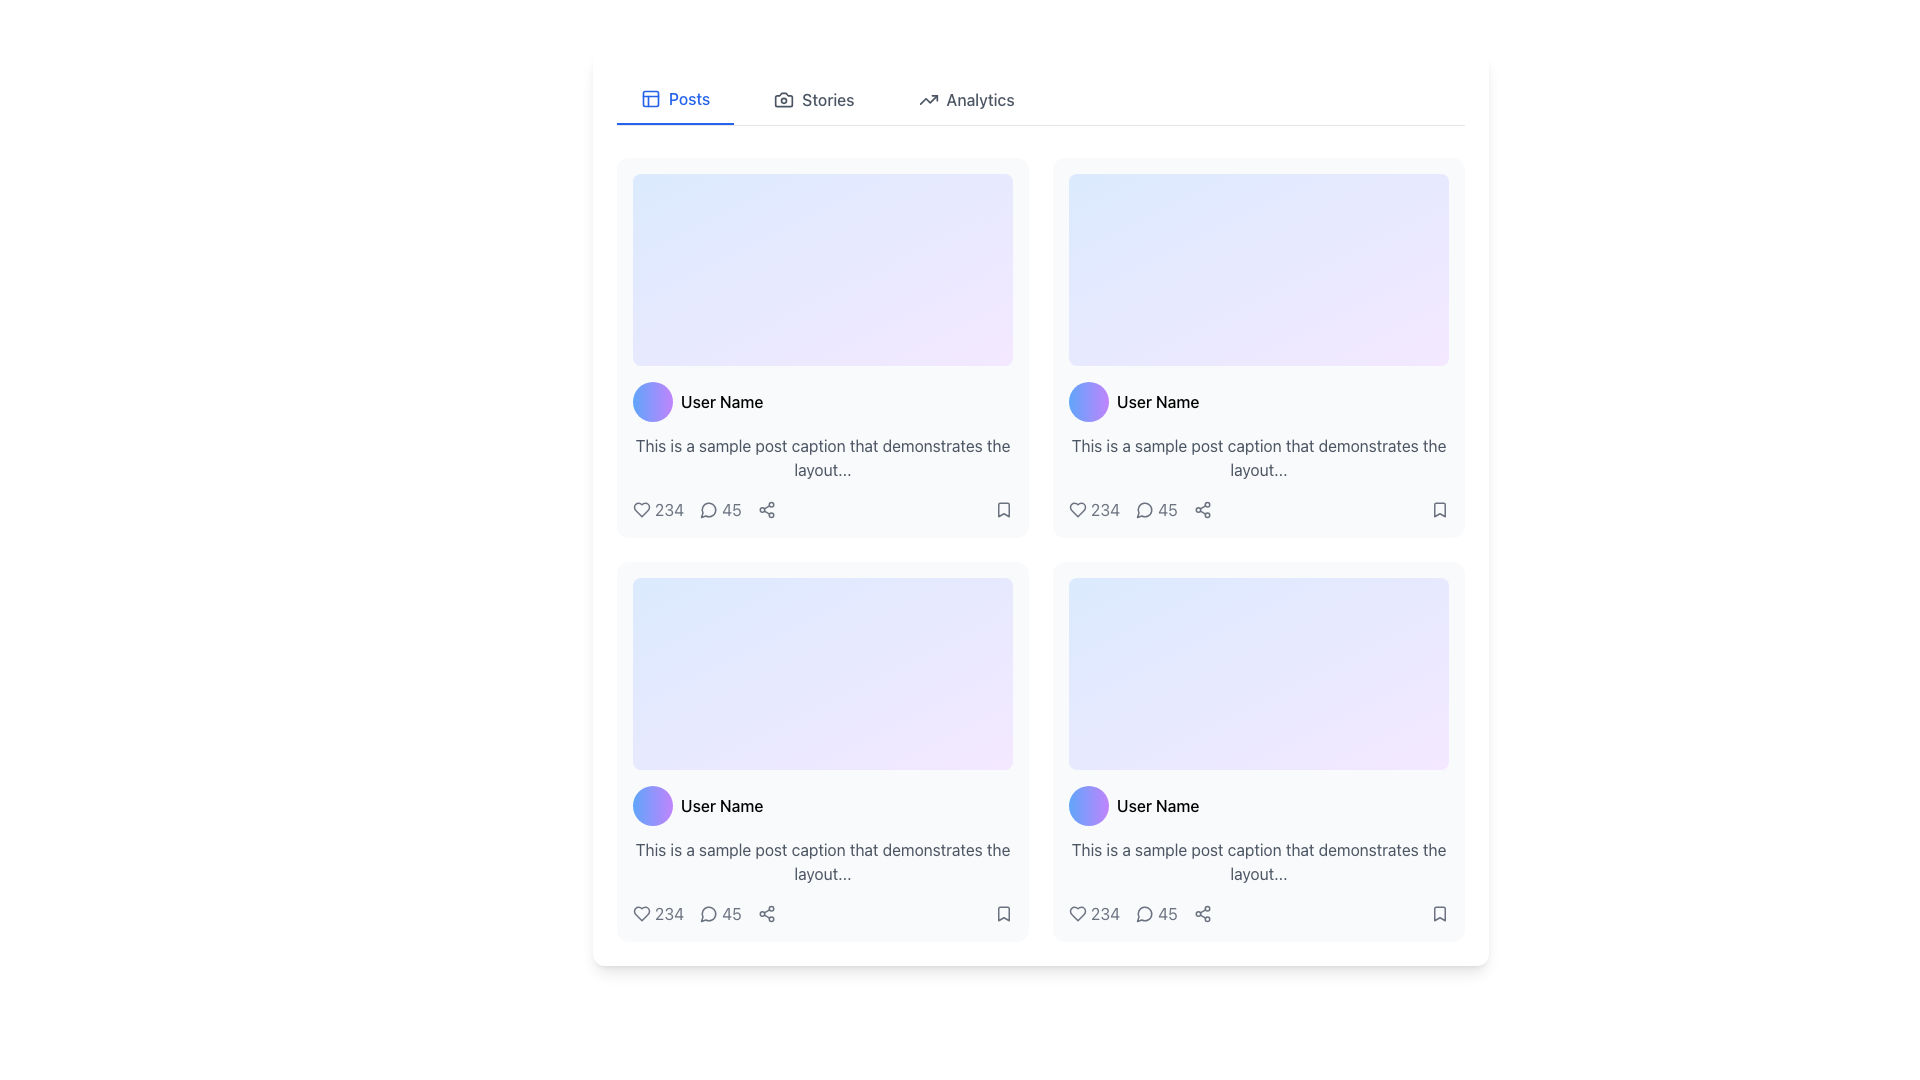 The image size is (1920, 1080). Describe the element at coordinates (1145, 914) in the screenshot. I see `the outlined speech bubble icon located in the bottom-right quadrant of the user interface` at that location.